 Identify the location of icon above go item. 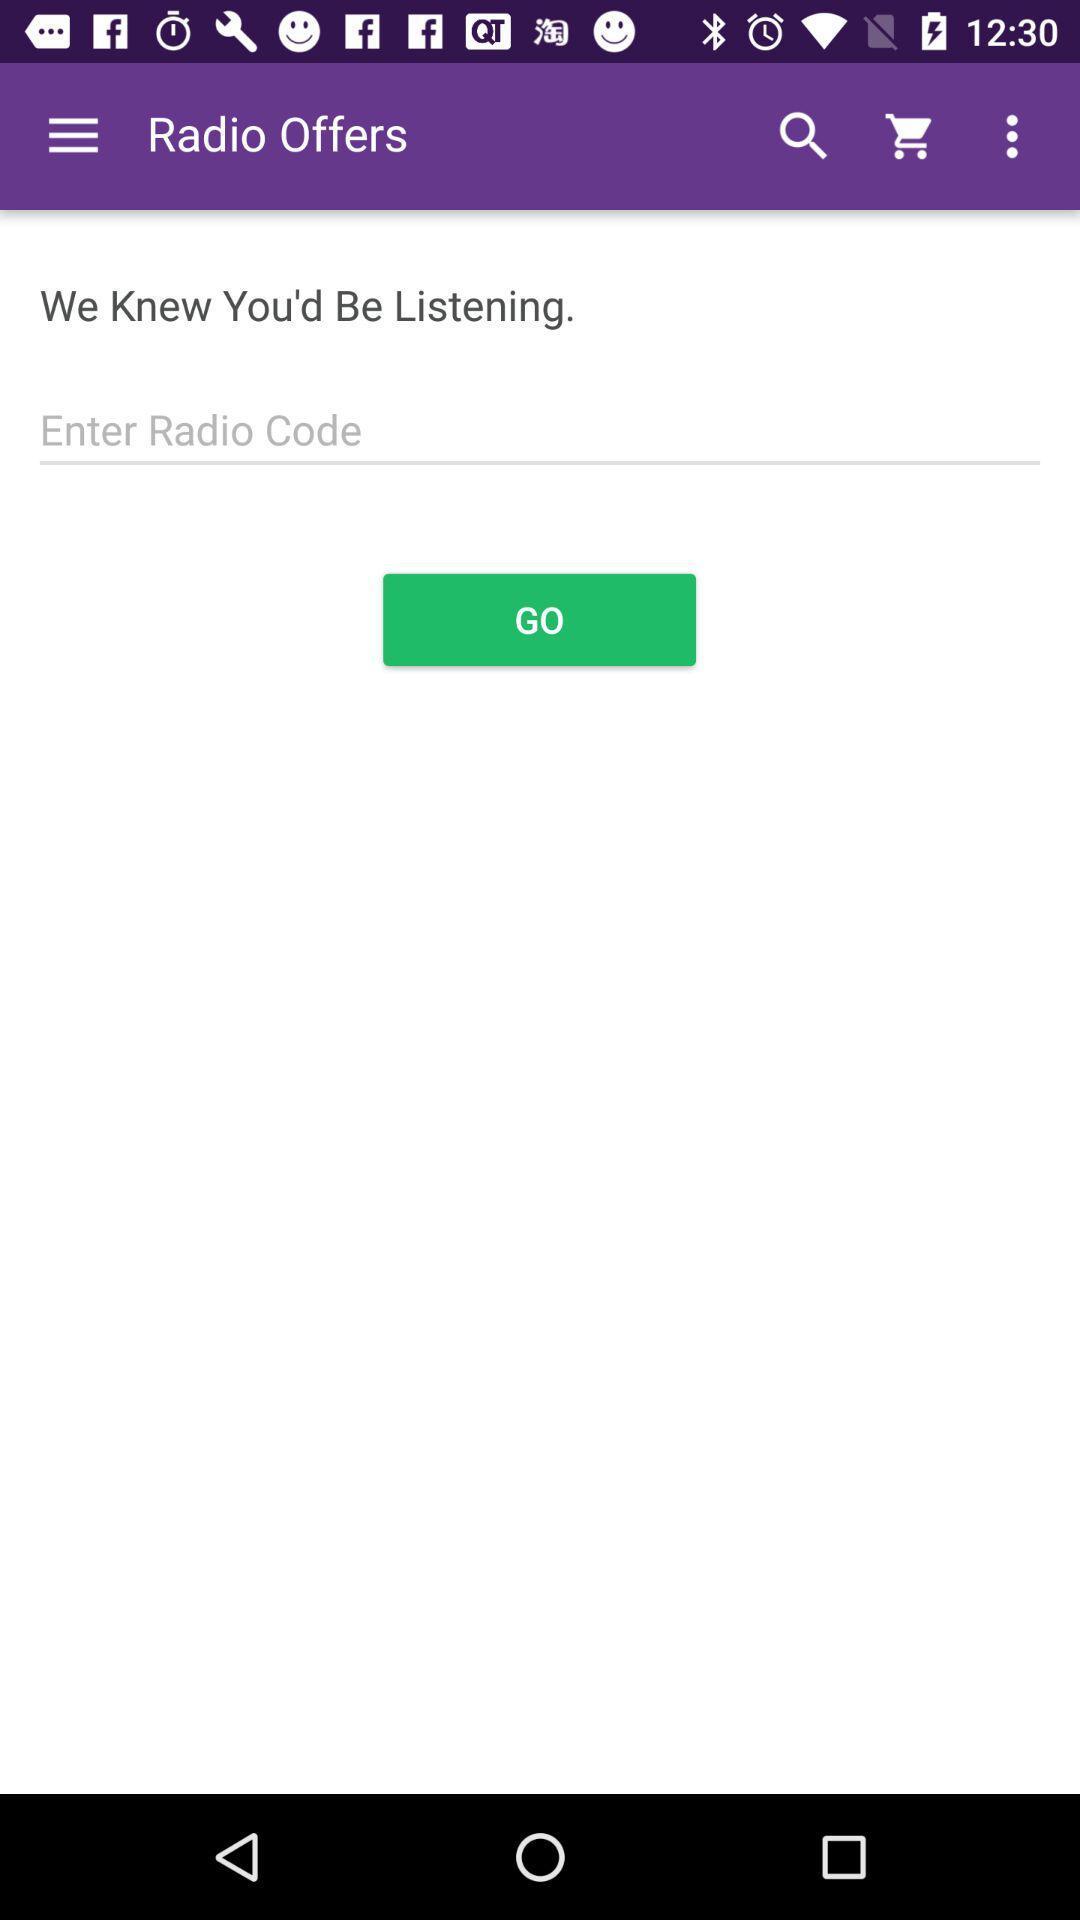
(540, 417).